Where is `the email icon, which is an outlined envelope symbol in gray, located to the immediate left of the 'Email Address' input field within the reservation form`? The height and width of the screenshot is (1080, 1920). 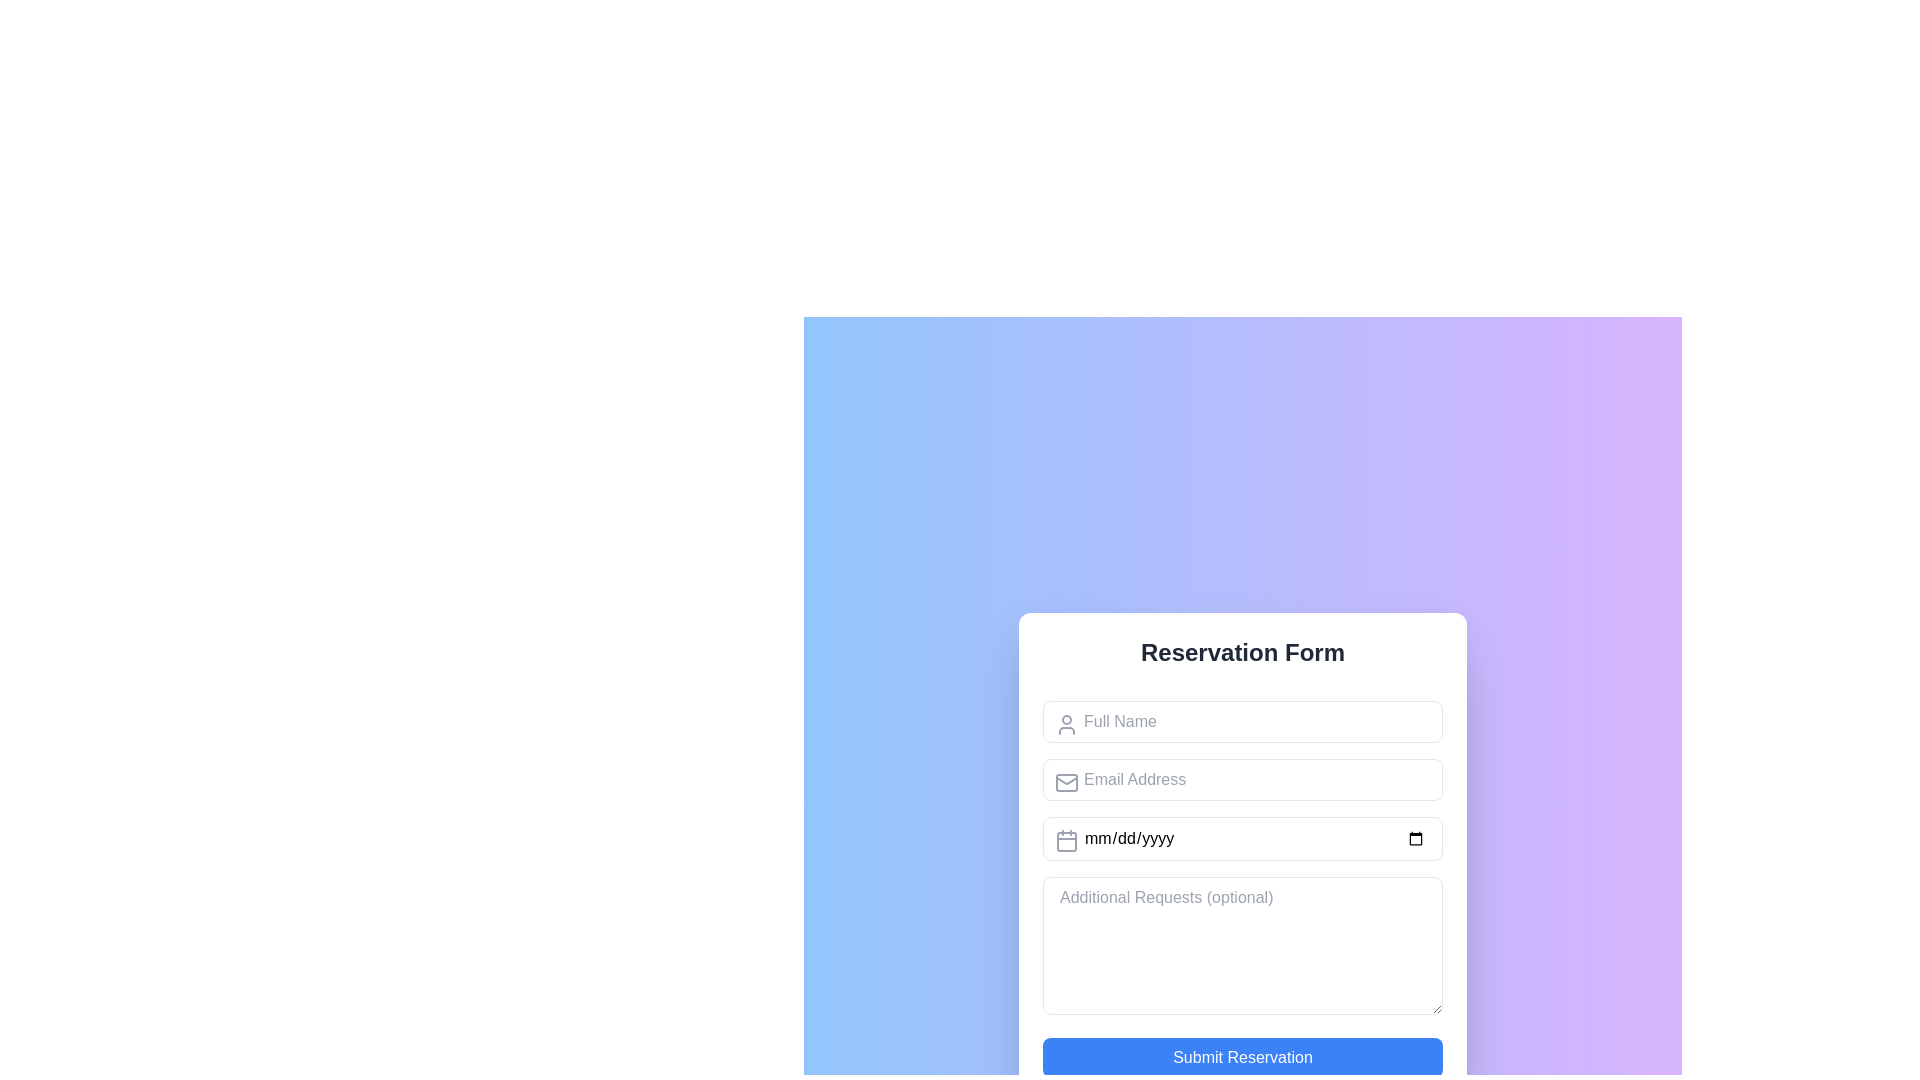
the email icon, which is an outlined envelope symbol in gray, located to the immediate left of the 'Email Address' input field within the reservation form is located at coordinates (1065, 781).